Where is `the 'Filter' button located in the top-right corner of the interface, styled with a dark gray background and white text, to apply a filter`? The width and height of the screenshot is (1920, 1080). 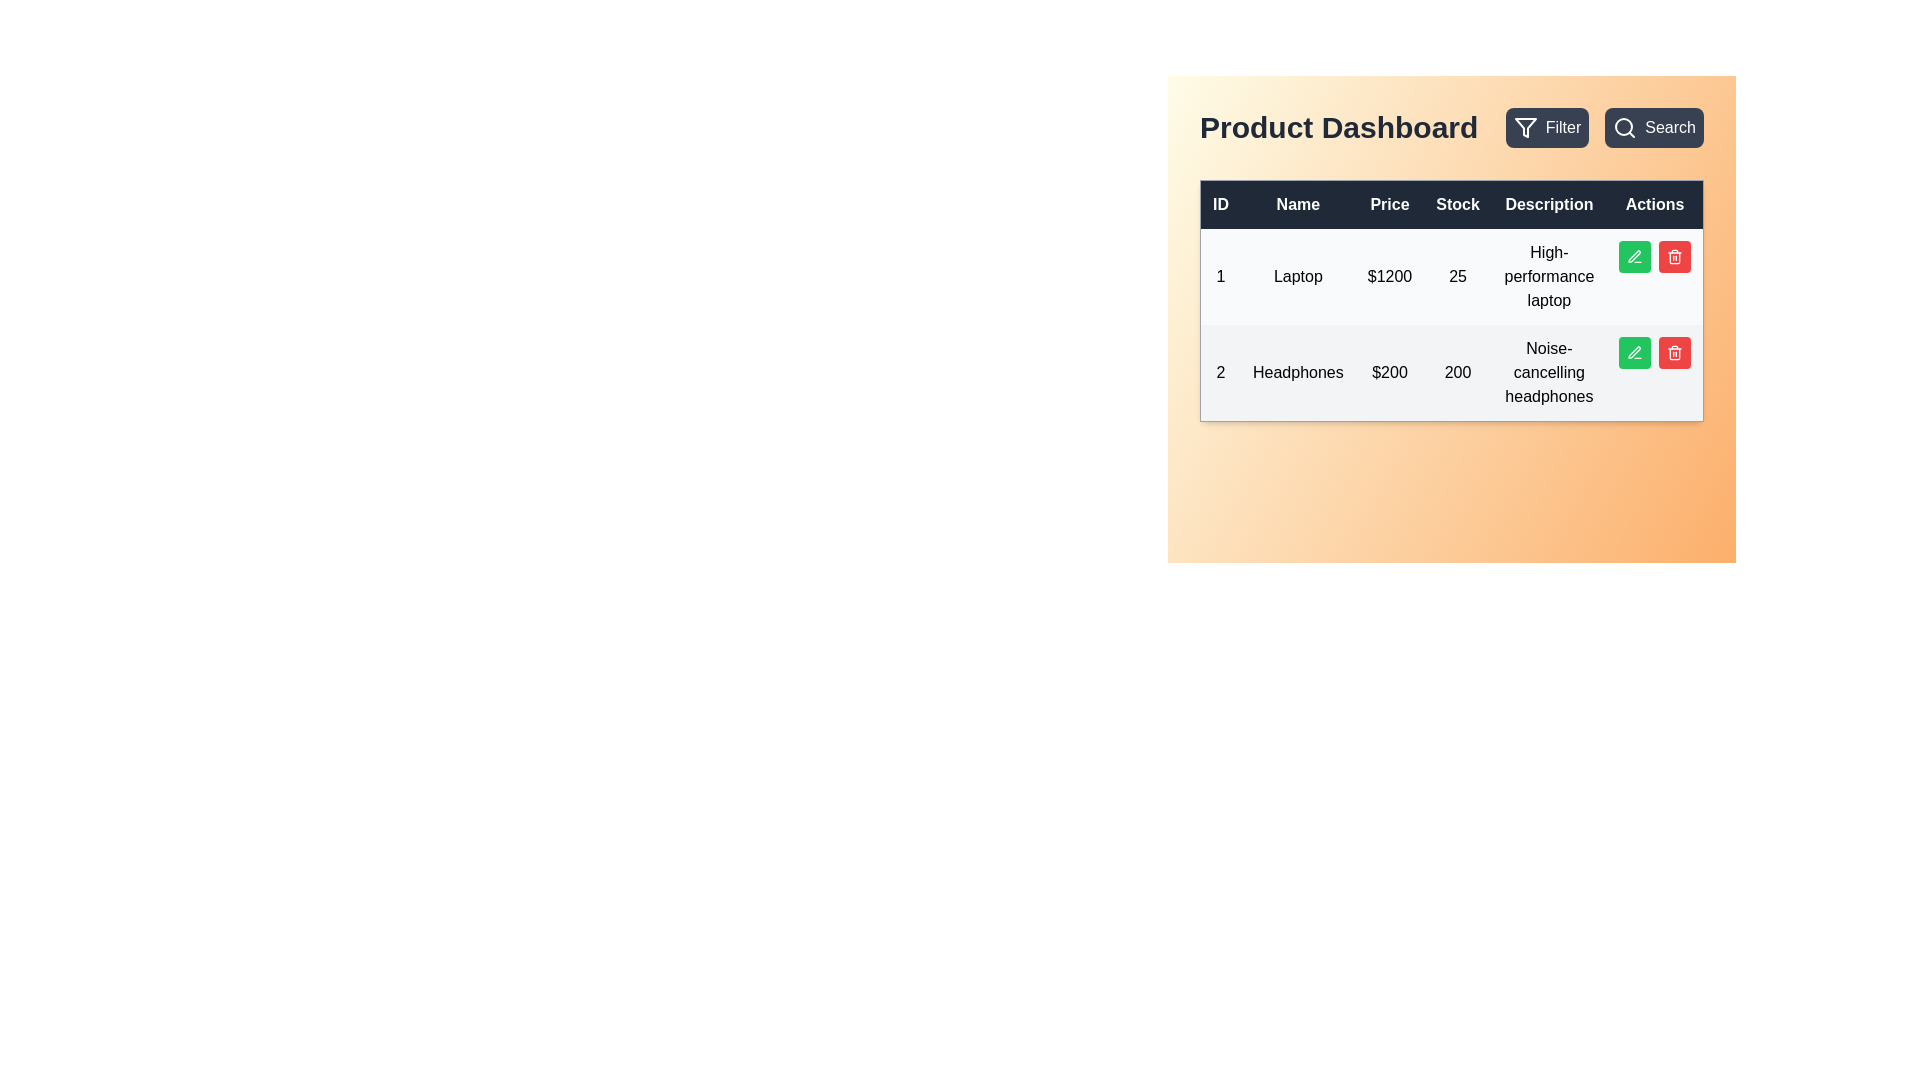 the 'Filter' button located in the top-right corner of the interface, styled with a dark gray background and white text, to apply a filter is located at coordinates (1546, 127).